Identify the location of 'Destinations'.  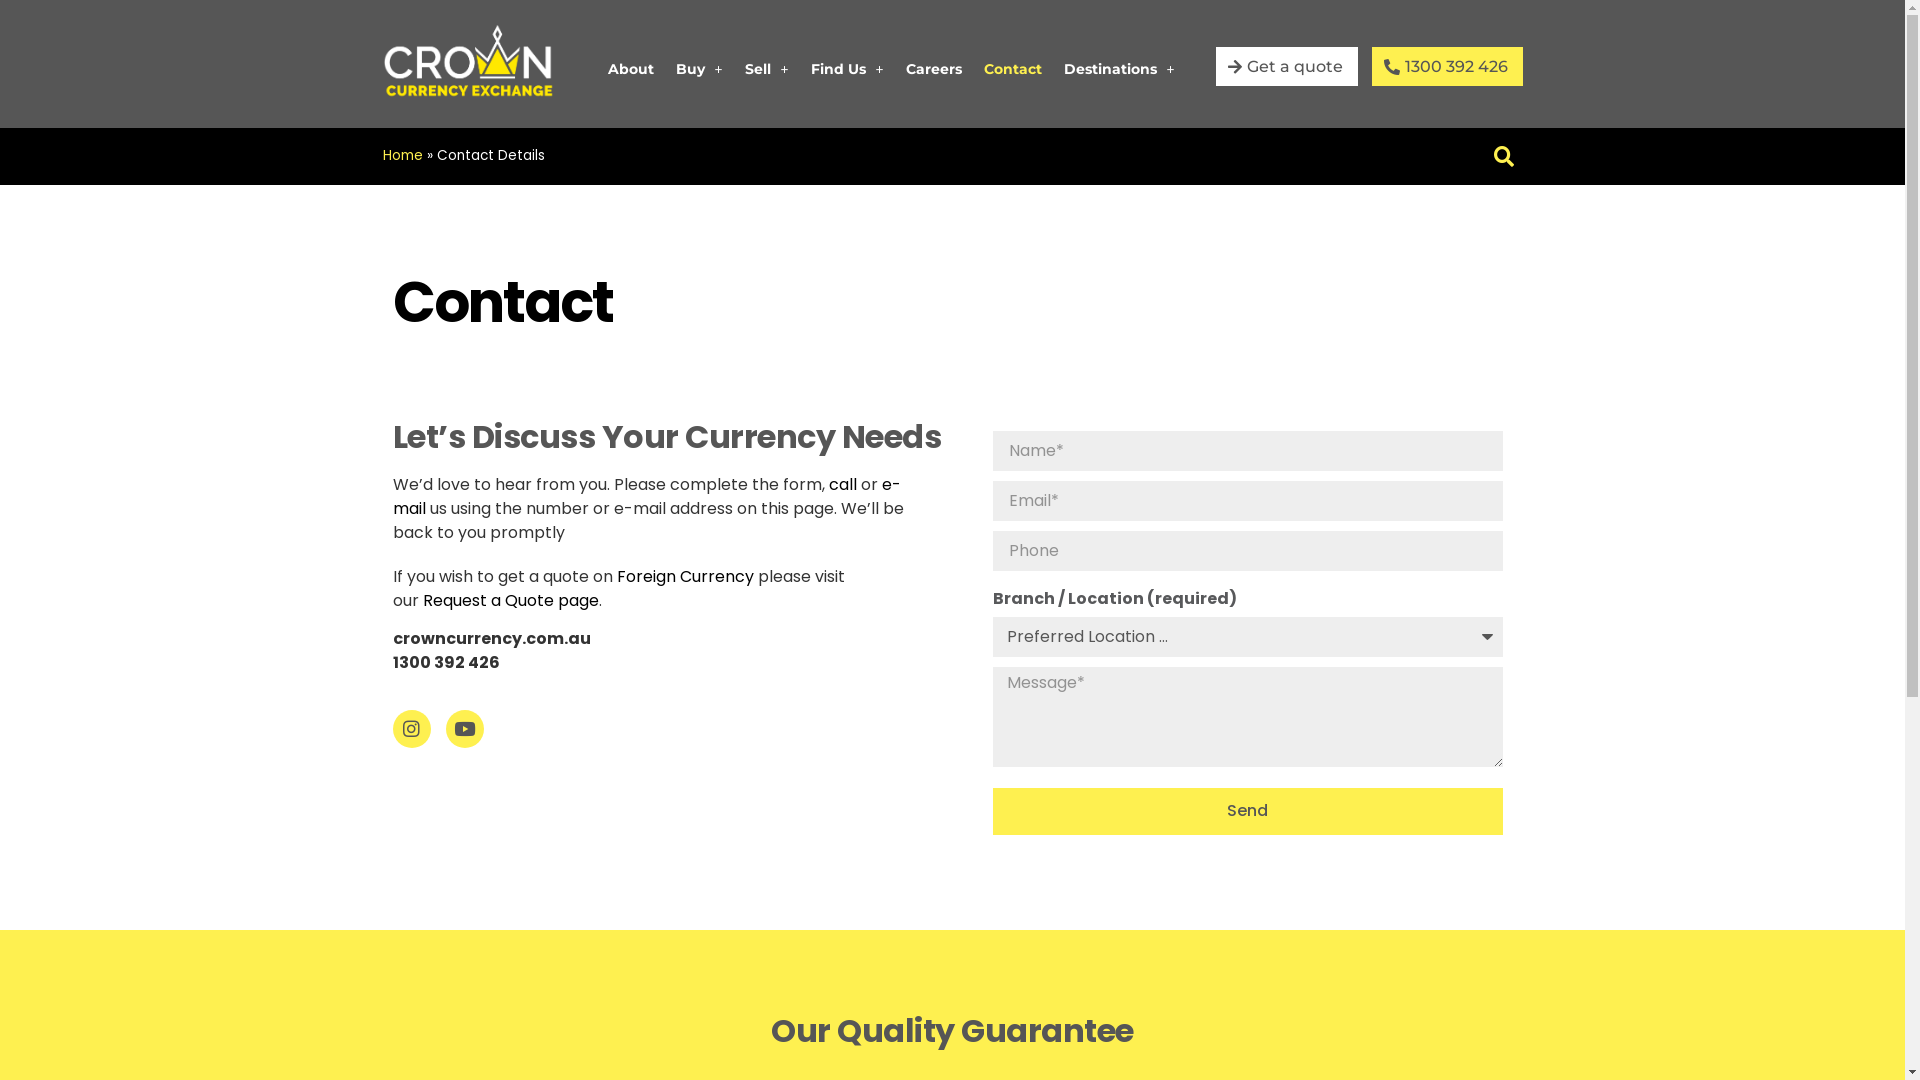
(1118, 68).